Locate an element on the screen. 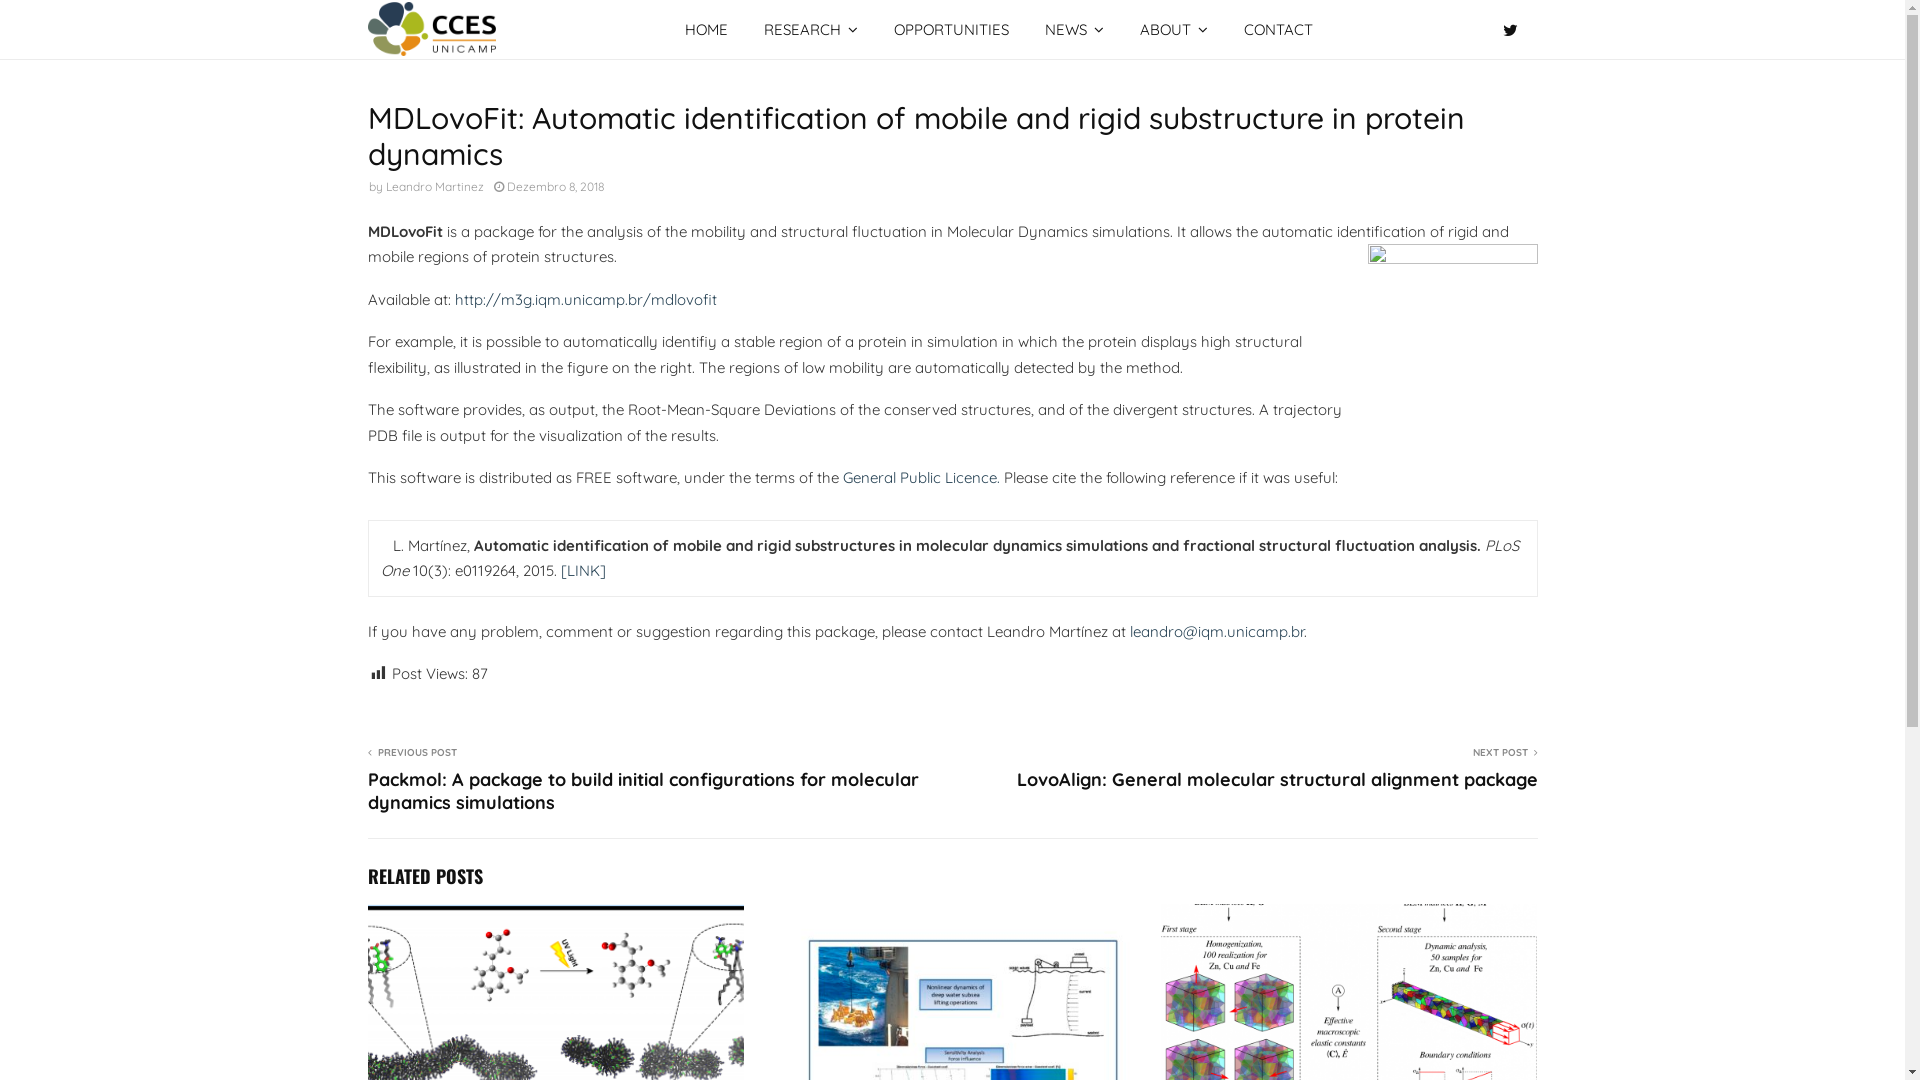  'General Public Licence.' is located at coordinates (919, 477).